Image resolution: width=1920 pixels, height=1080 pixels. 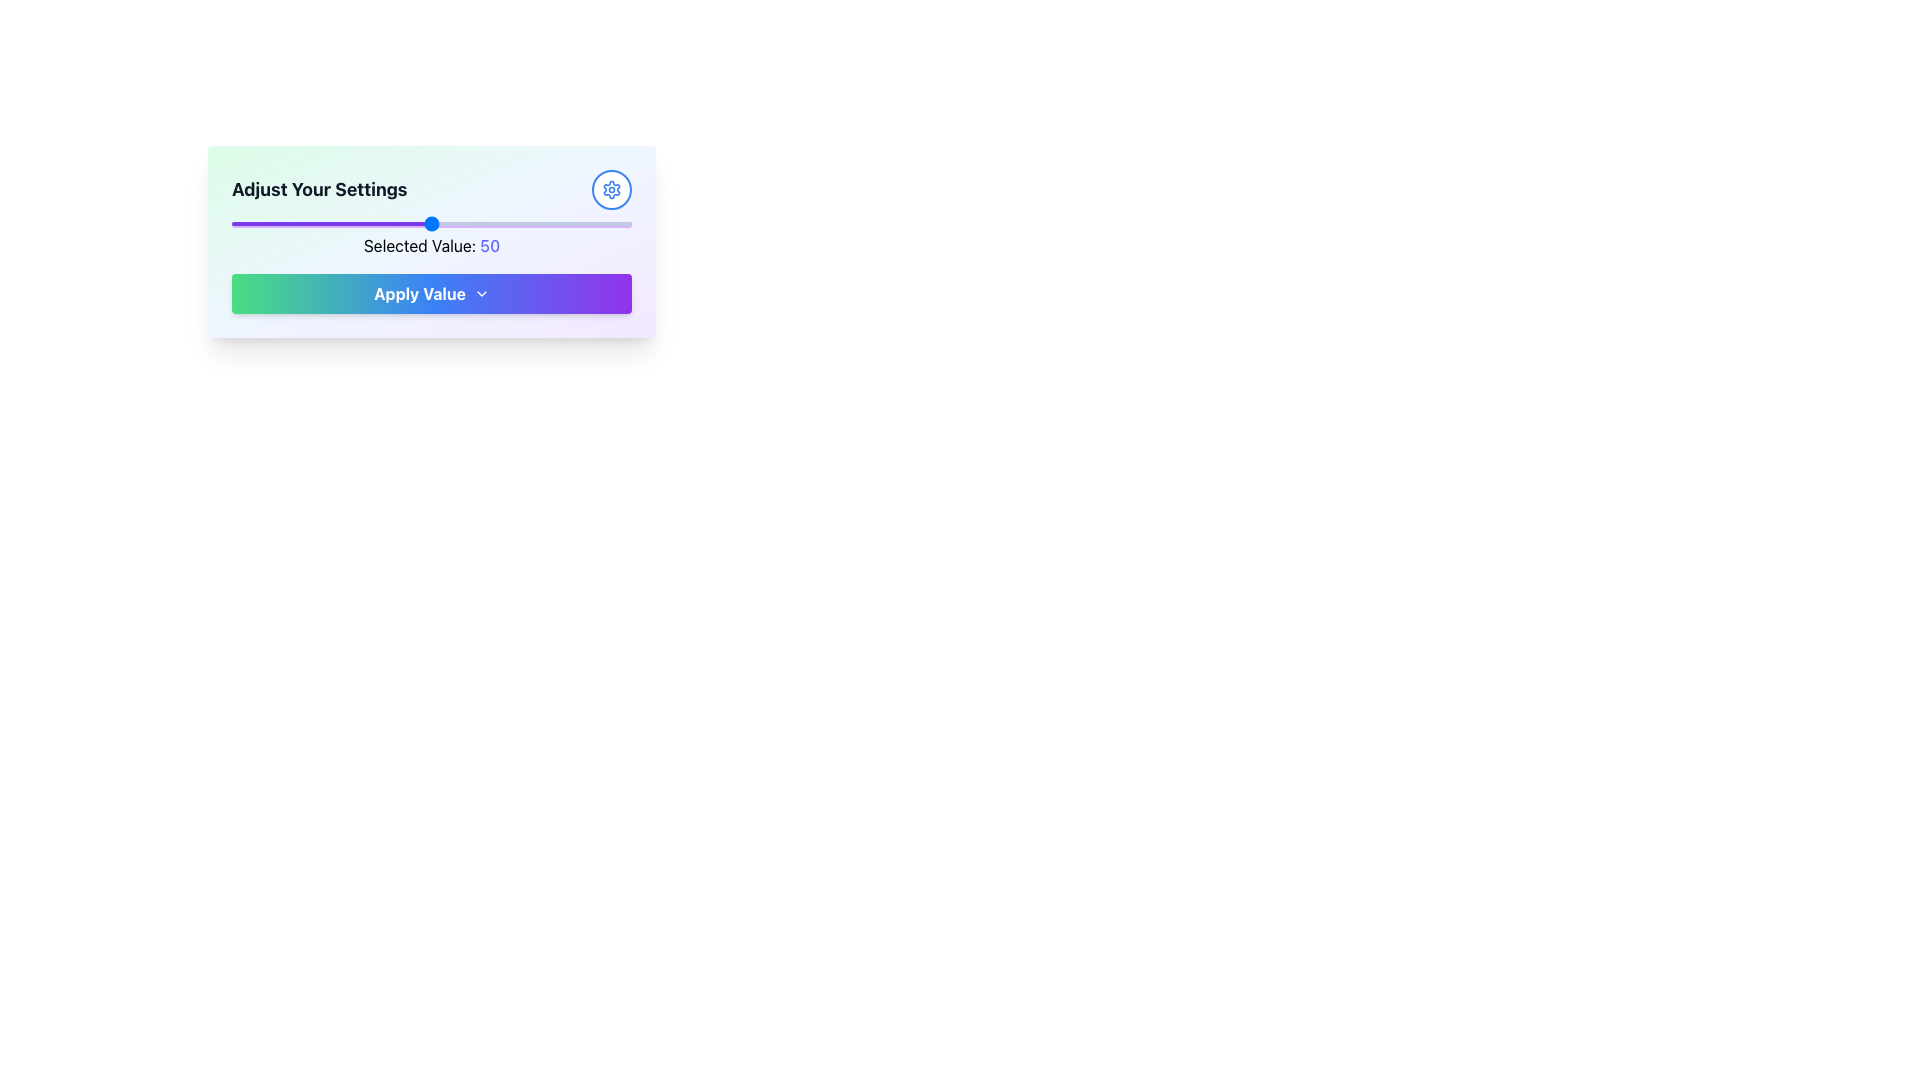 I want to click on the gear icon inside the circular button located in the top-right corner of the 'Adjust Your Settings' card, so click(x=610, y=189).